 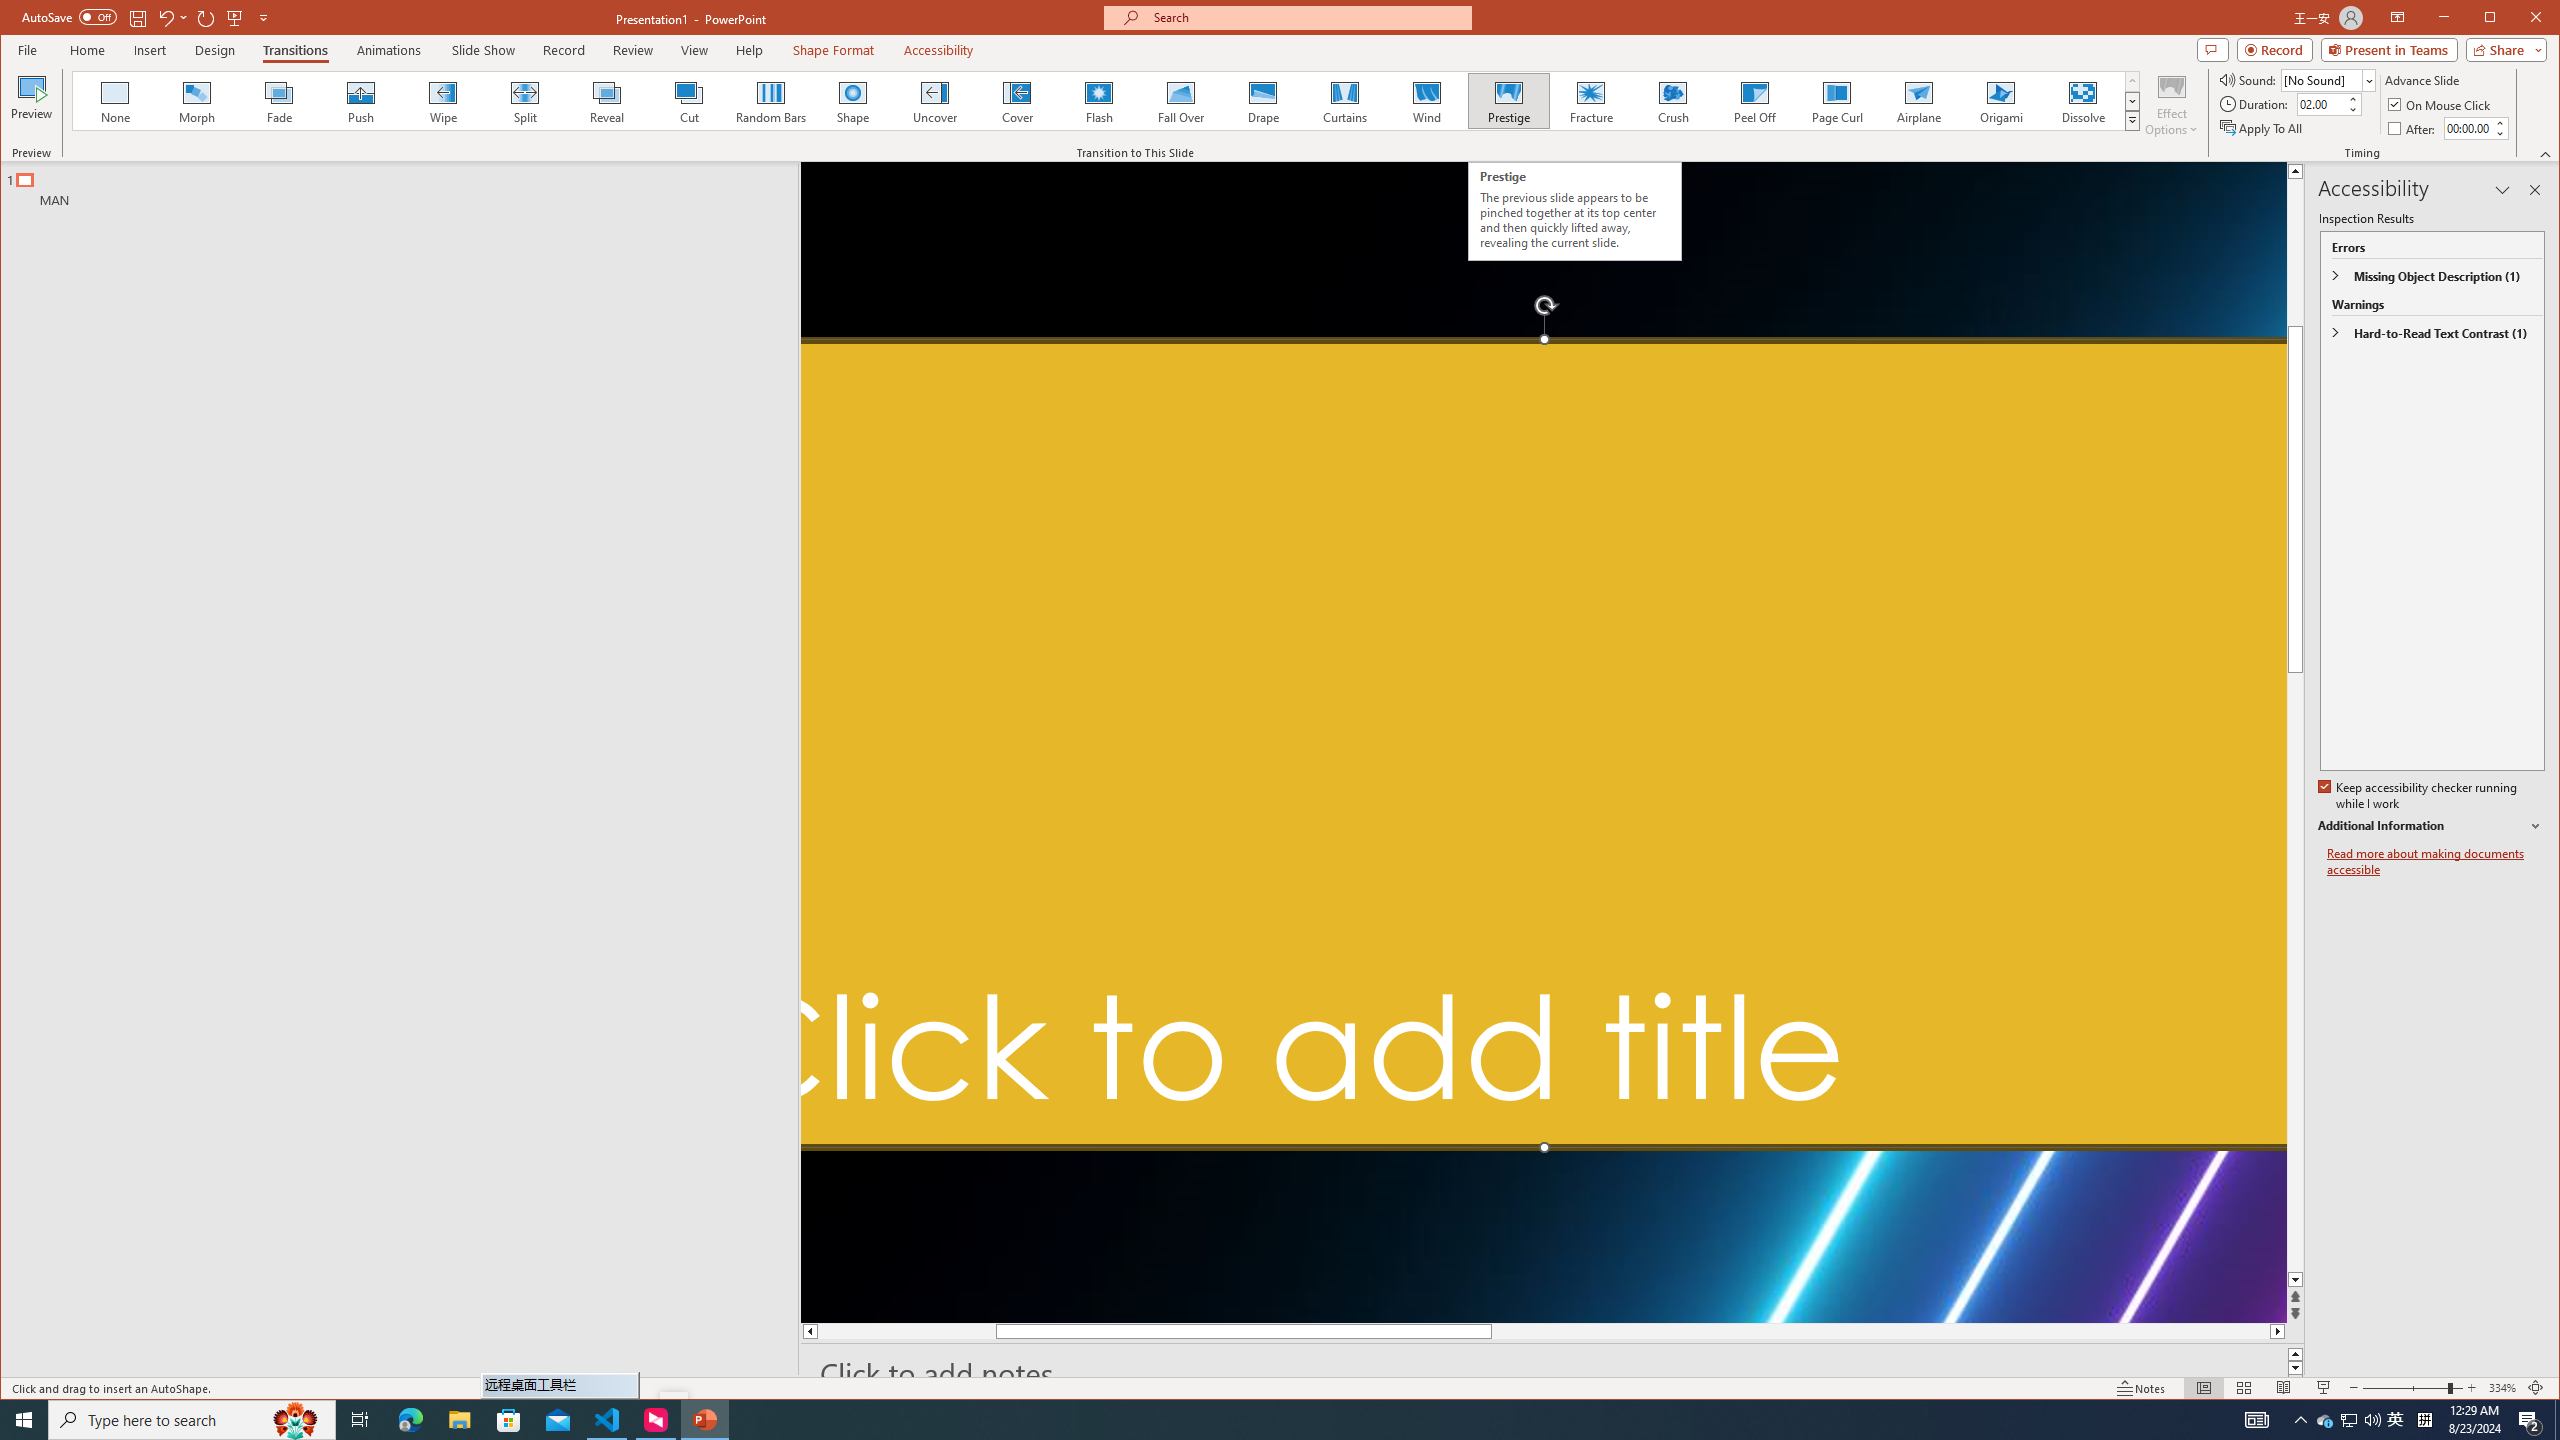 What do you see at coordinates (2502, 1387) in the screenshot?
I see `'Zoom 334%'` at bounding box center [2502, 1387].